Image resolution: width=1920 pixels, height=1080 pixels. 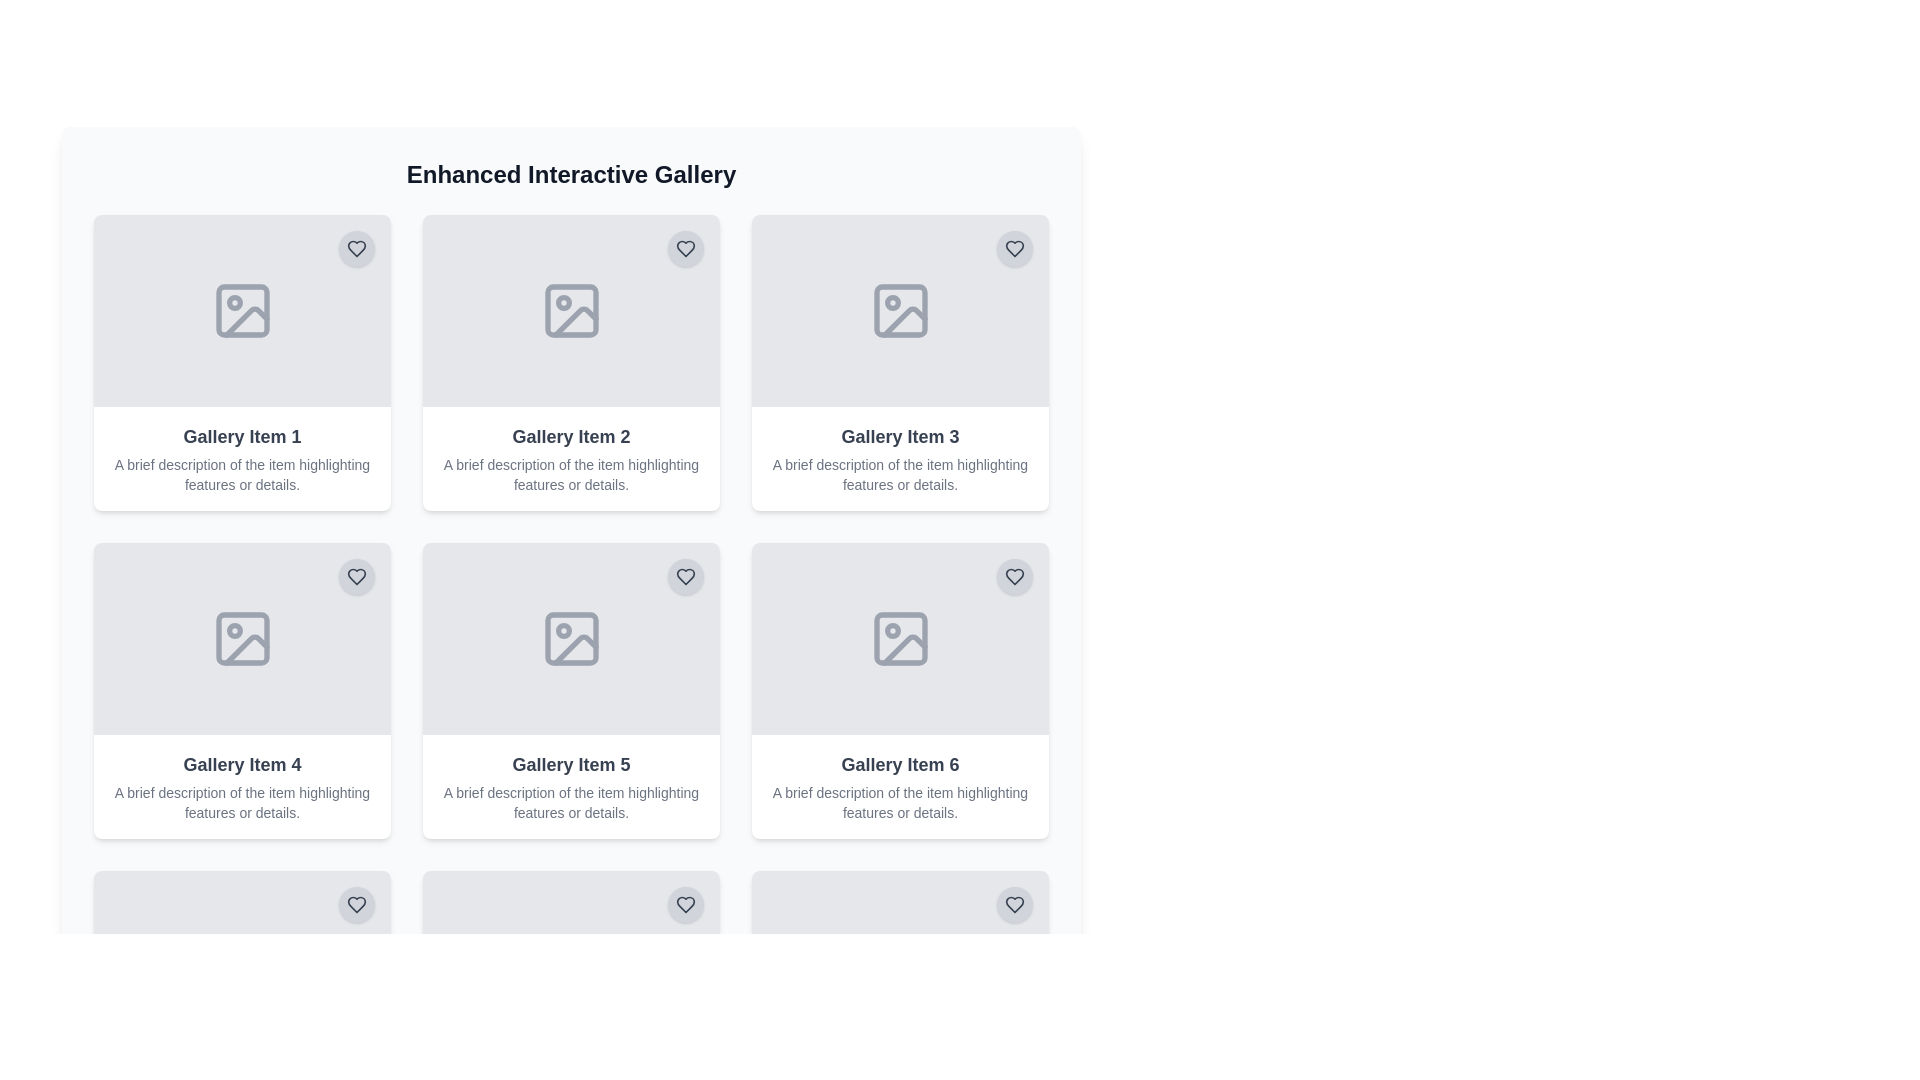 I want to click on the outlined SVG picture frame icon, which is part of the sixth gallery item in the third row of the grid layout, so click(x=899, y=639).